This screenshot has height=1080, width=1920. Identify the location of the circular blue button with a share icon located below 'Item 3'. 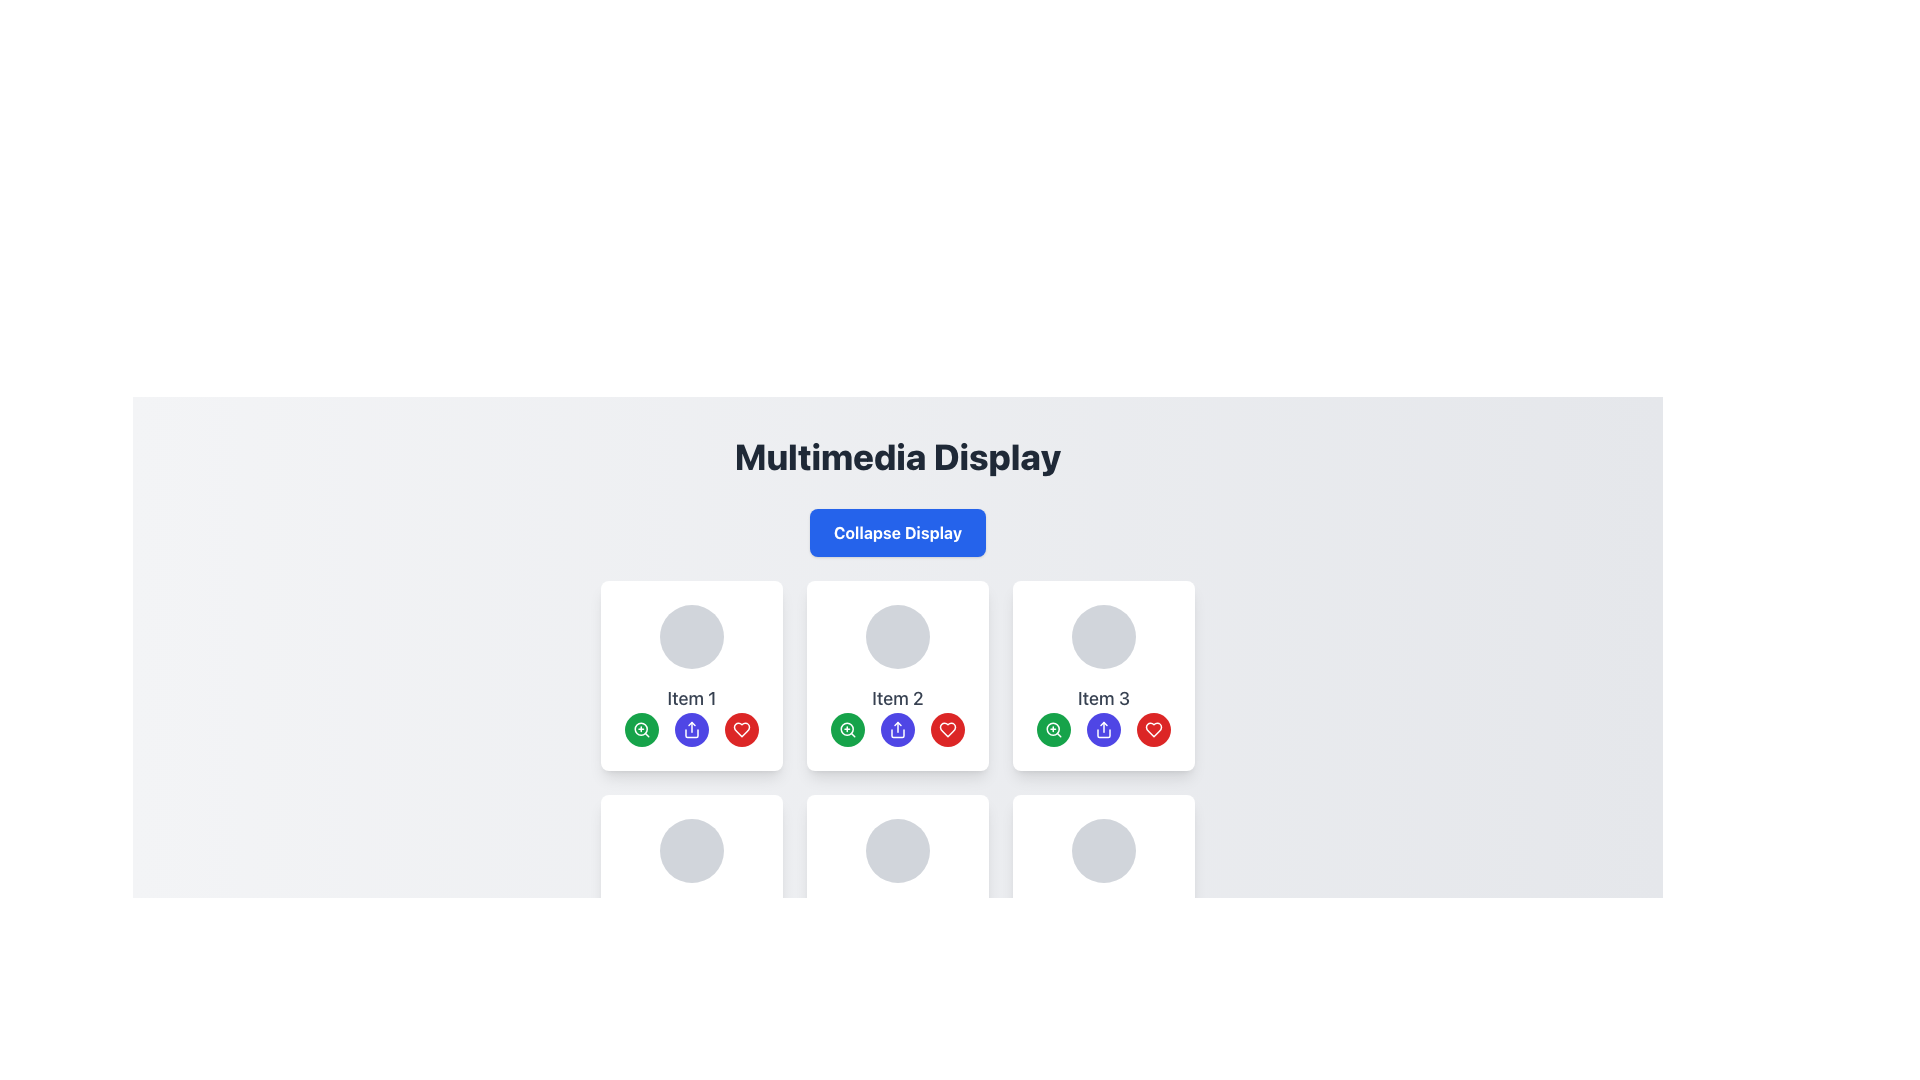
(1103, 729).